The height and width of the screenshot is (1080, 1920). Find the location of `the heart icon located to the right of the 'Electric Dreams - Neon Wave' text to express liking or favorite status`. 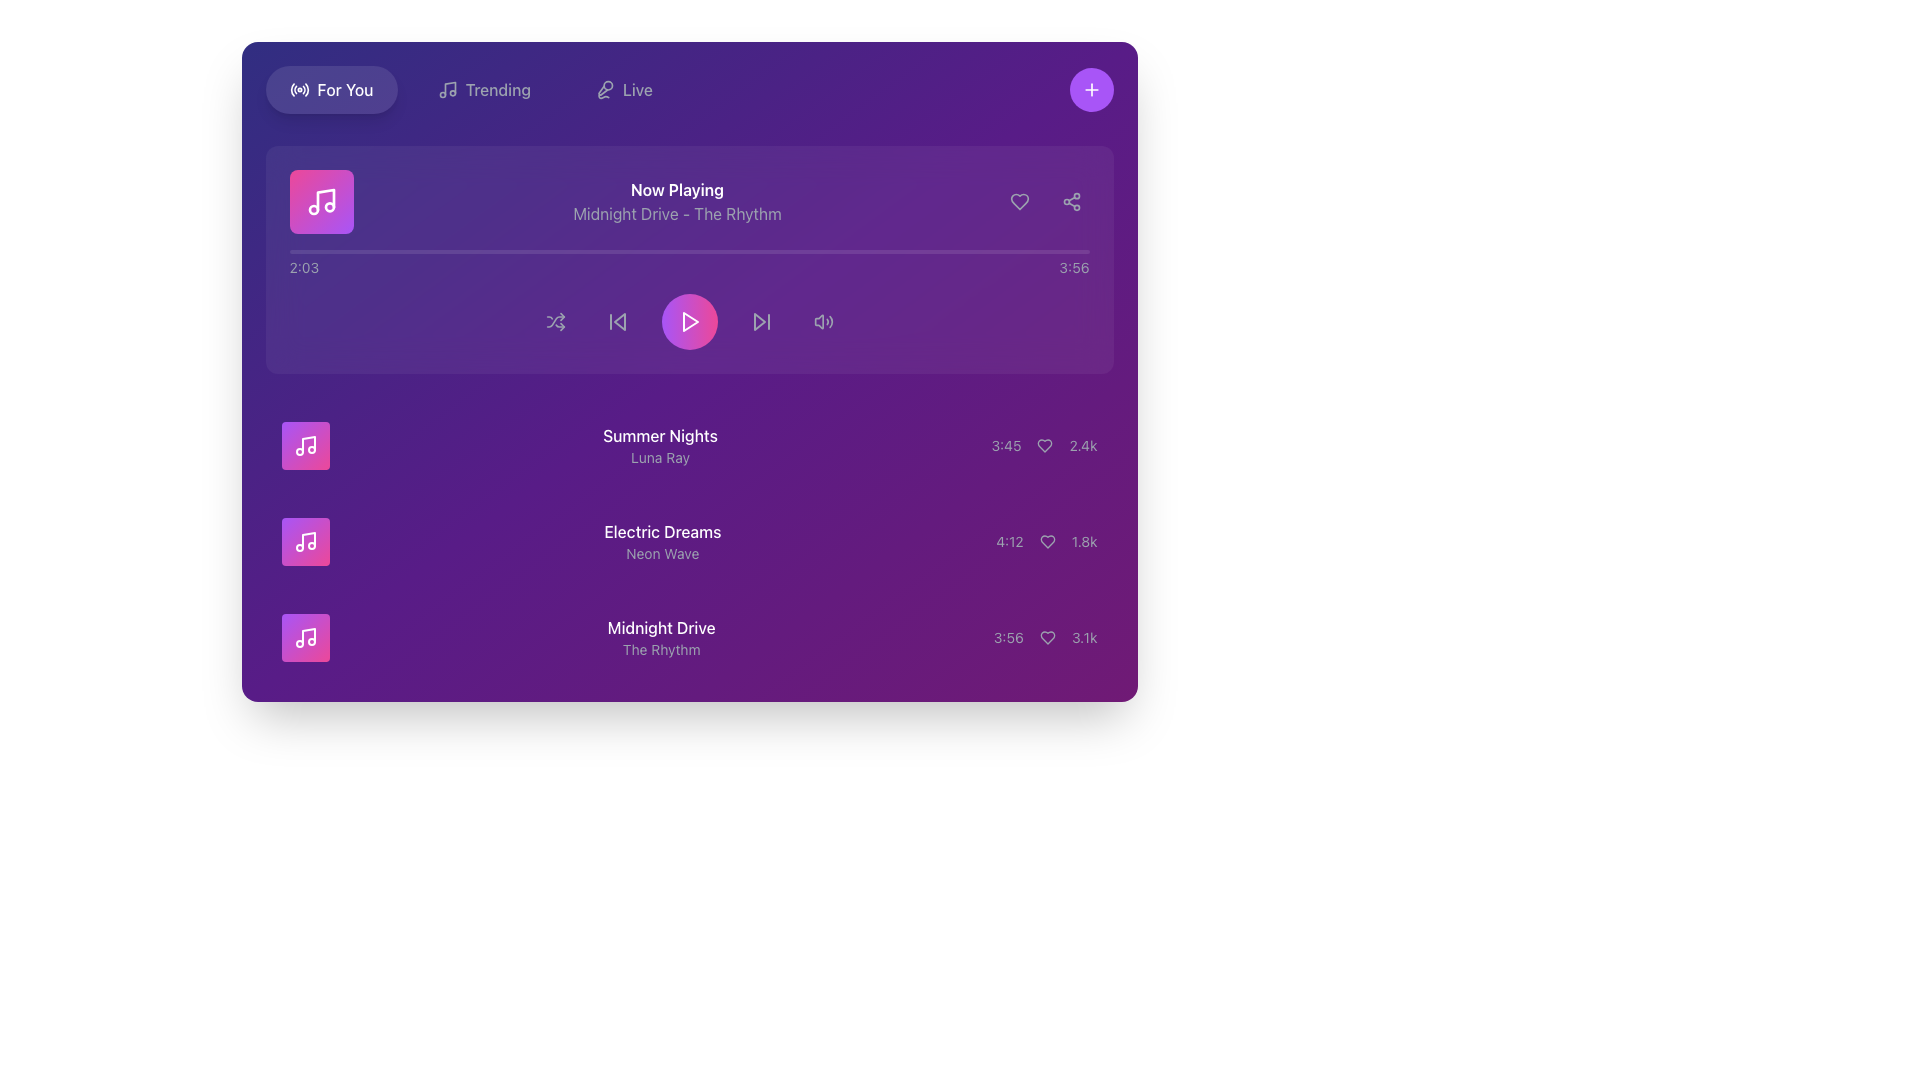

the heart icon located to the right of the 'Electric Dreams - Neon Wave' text to express liking or favorite status is located at coordinates (1046, 542).